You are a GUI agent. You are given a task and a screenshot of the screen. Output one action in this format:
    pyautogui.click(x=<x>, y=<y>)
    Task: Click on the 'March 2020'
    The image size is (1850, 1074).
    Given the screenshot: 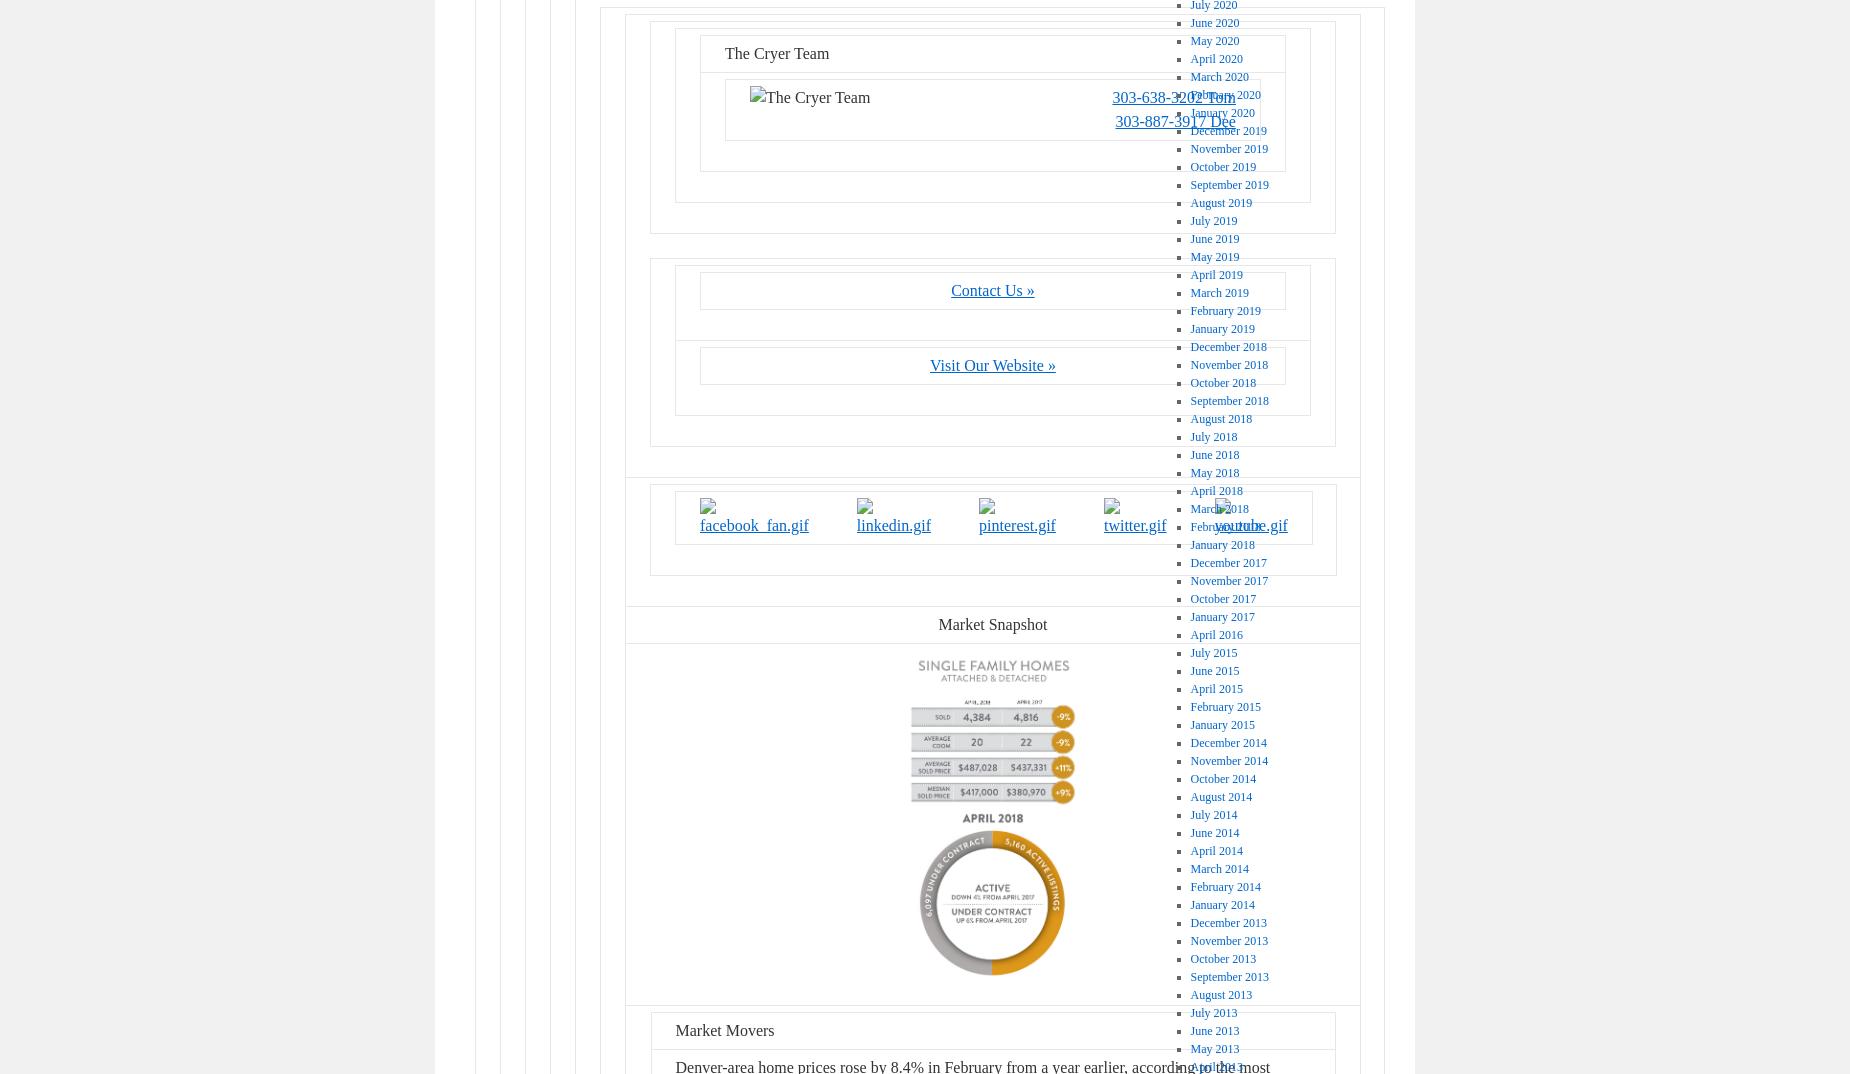 What is the action you would take?
    pyautogui.click(x=1217, y=77)
    